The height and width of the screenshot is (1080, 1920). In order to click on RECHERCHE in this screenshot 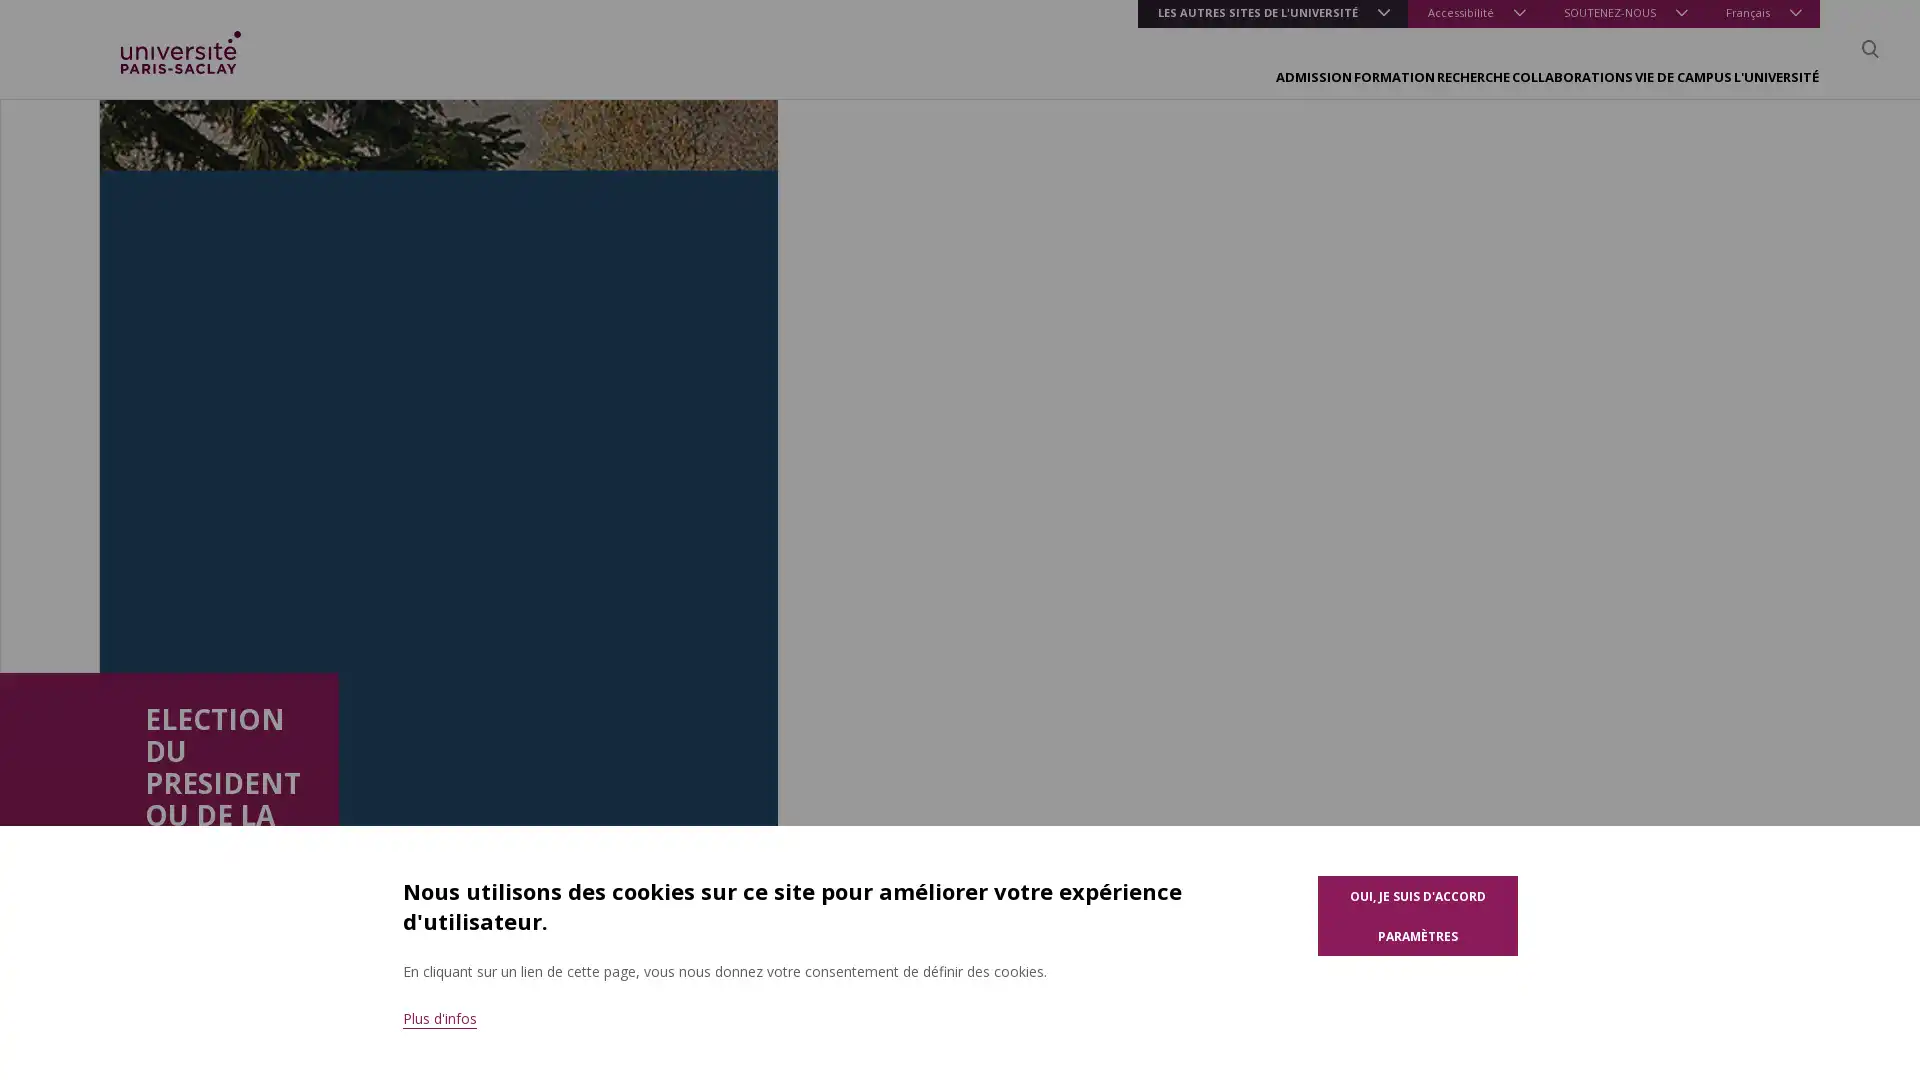, I will do `click(1269, 68)`.